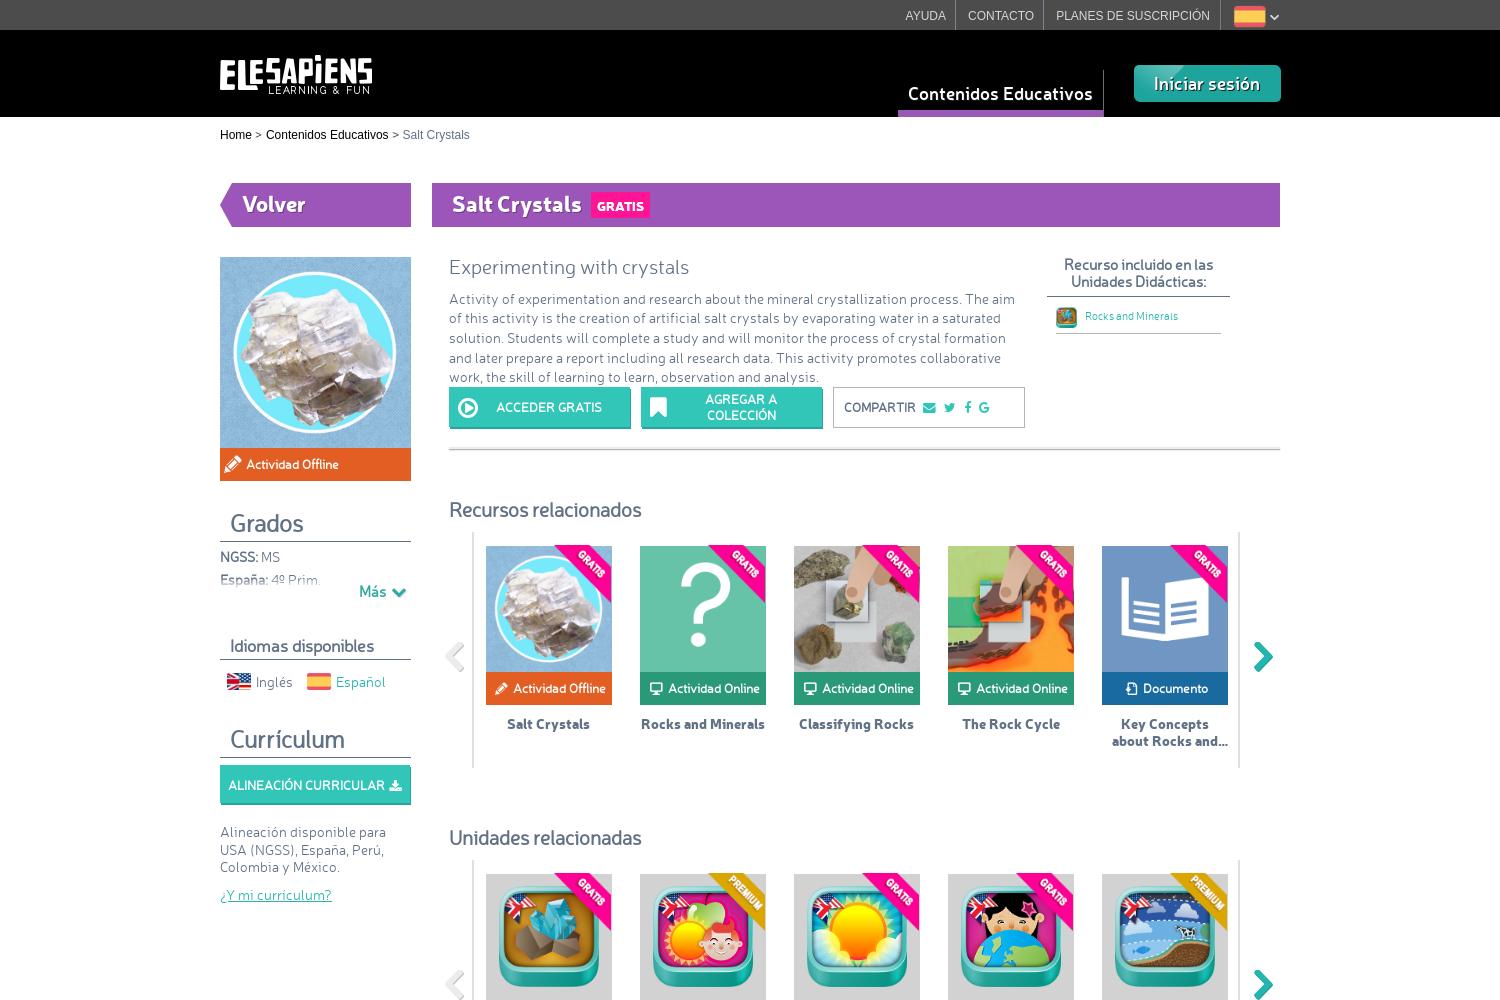  I want to click on 'Activity of experimentation and research about the mineral crystallization process. The aim of this activity is the creation of artificial salt crystals by evaporating water in a saturated solution. Students will complete a study and will monitor the process of crystal formation and later prepare a report including all research data. This activity promotes collaborative work, the skill of learning to learn, observation and analysis.', so click(729, 336).